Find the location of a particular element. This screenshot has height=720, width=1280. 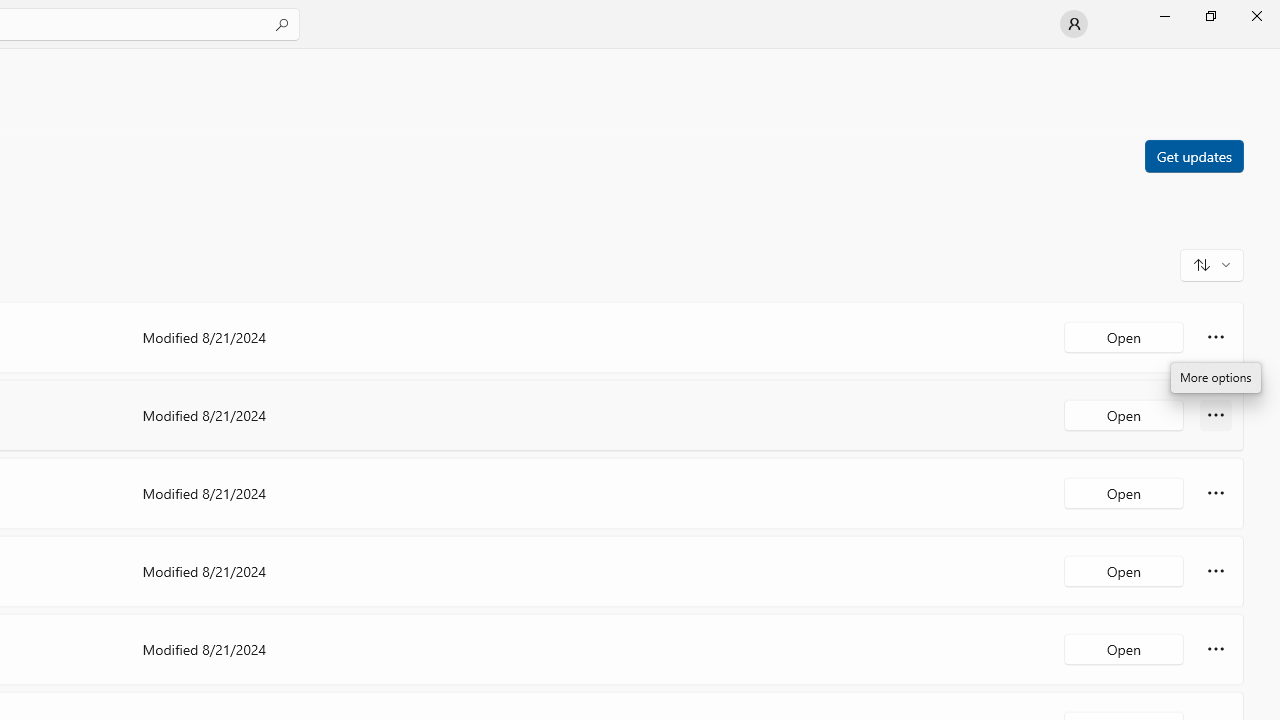

'Sort and filter' is located at coordinates (1211, 263).